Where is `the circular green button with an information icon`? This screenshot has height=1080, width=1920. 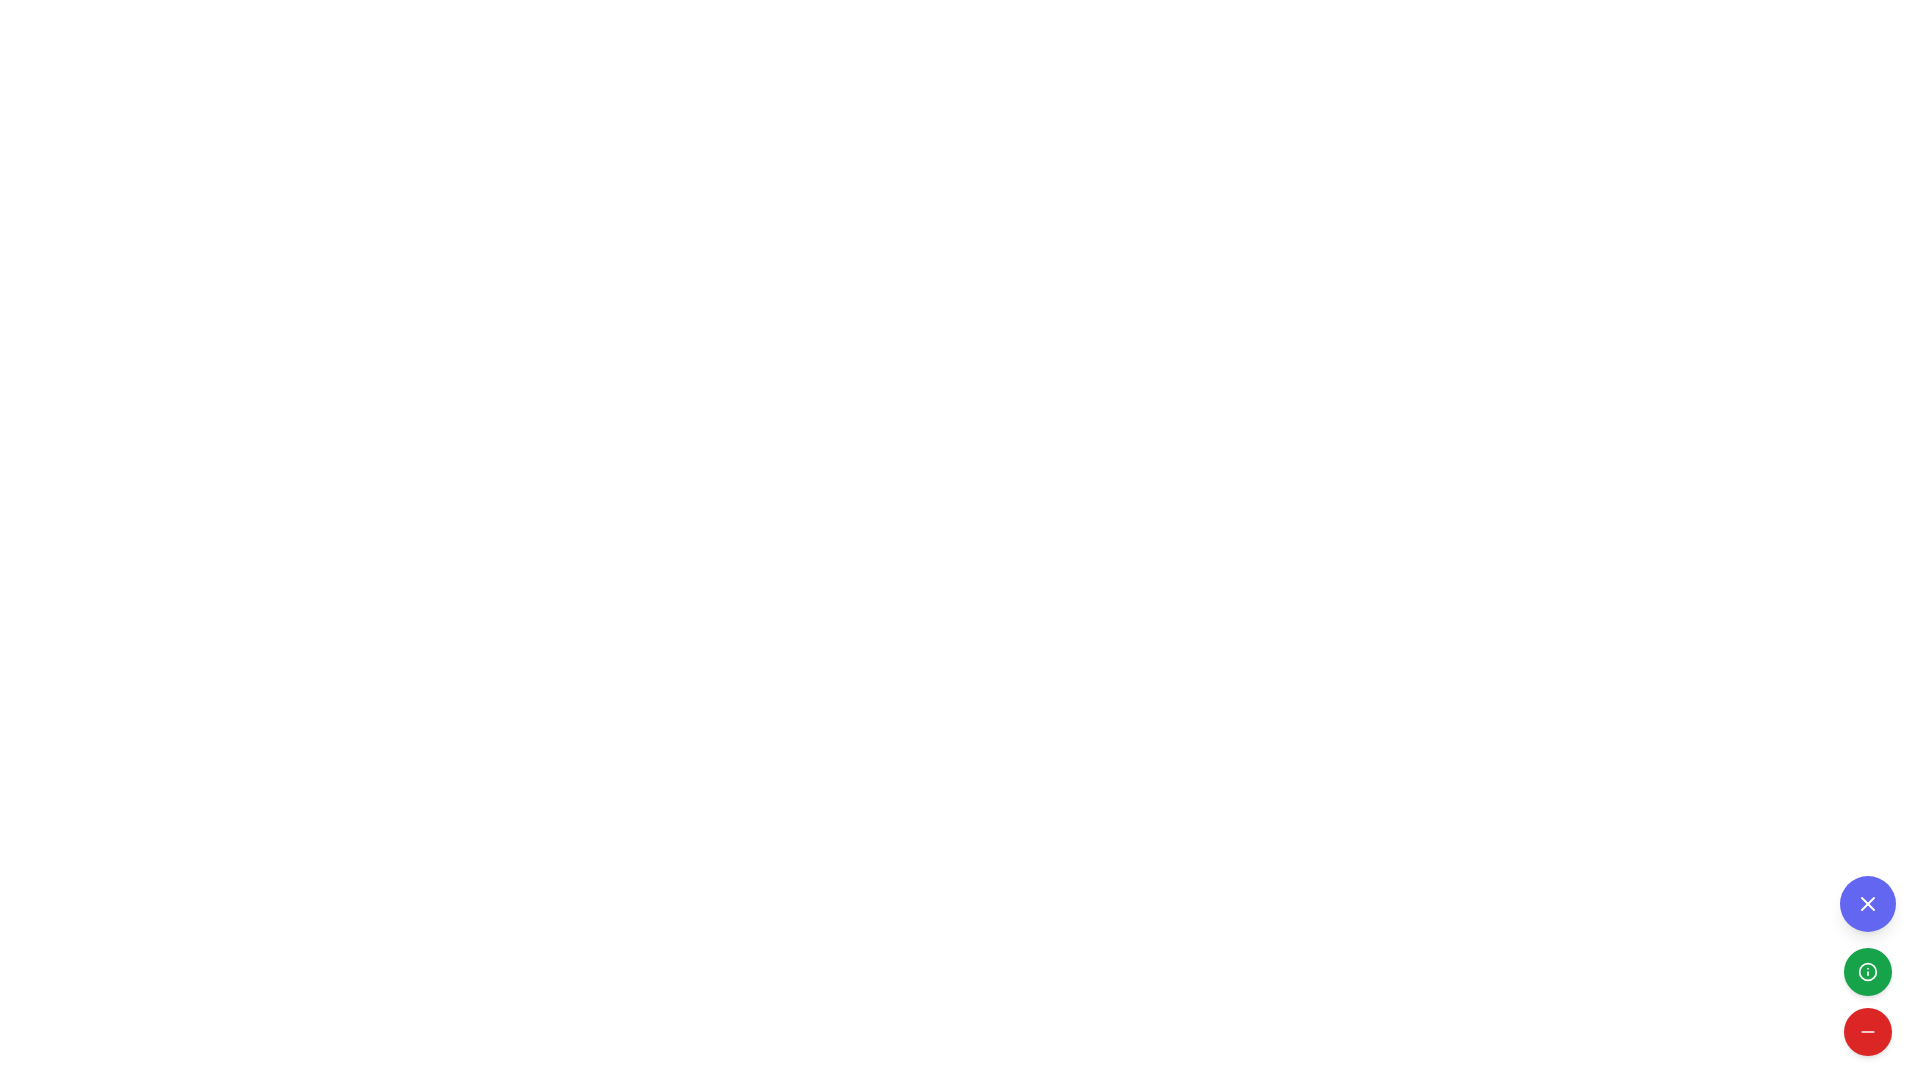 the circular green button with an information icon is located at coordinates (1866, 971).